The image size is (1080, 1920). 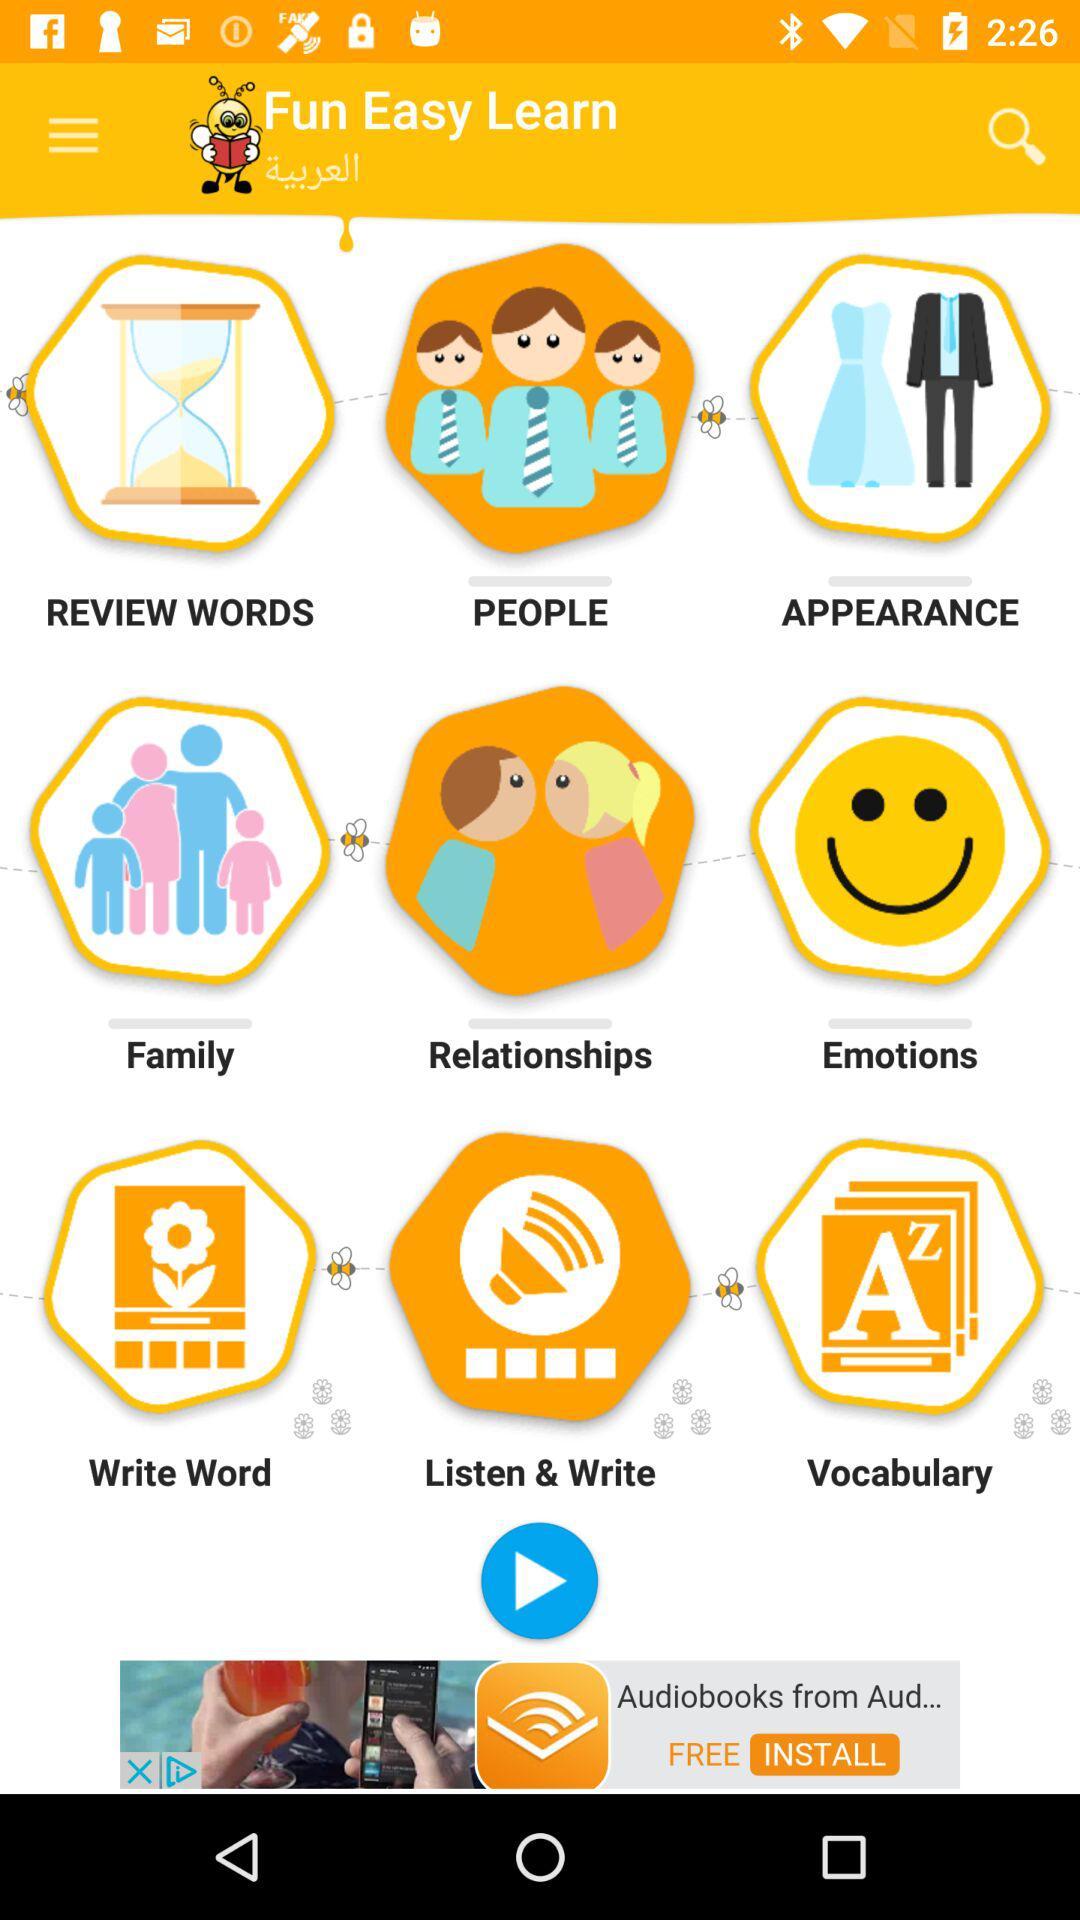 I want to click on the play icon, so click(x=538, y=1582).